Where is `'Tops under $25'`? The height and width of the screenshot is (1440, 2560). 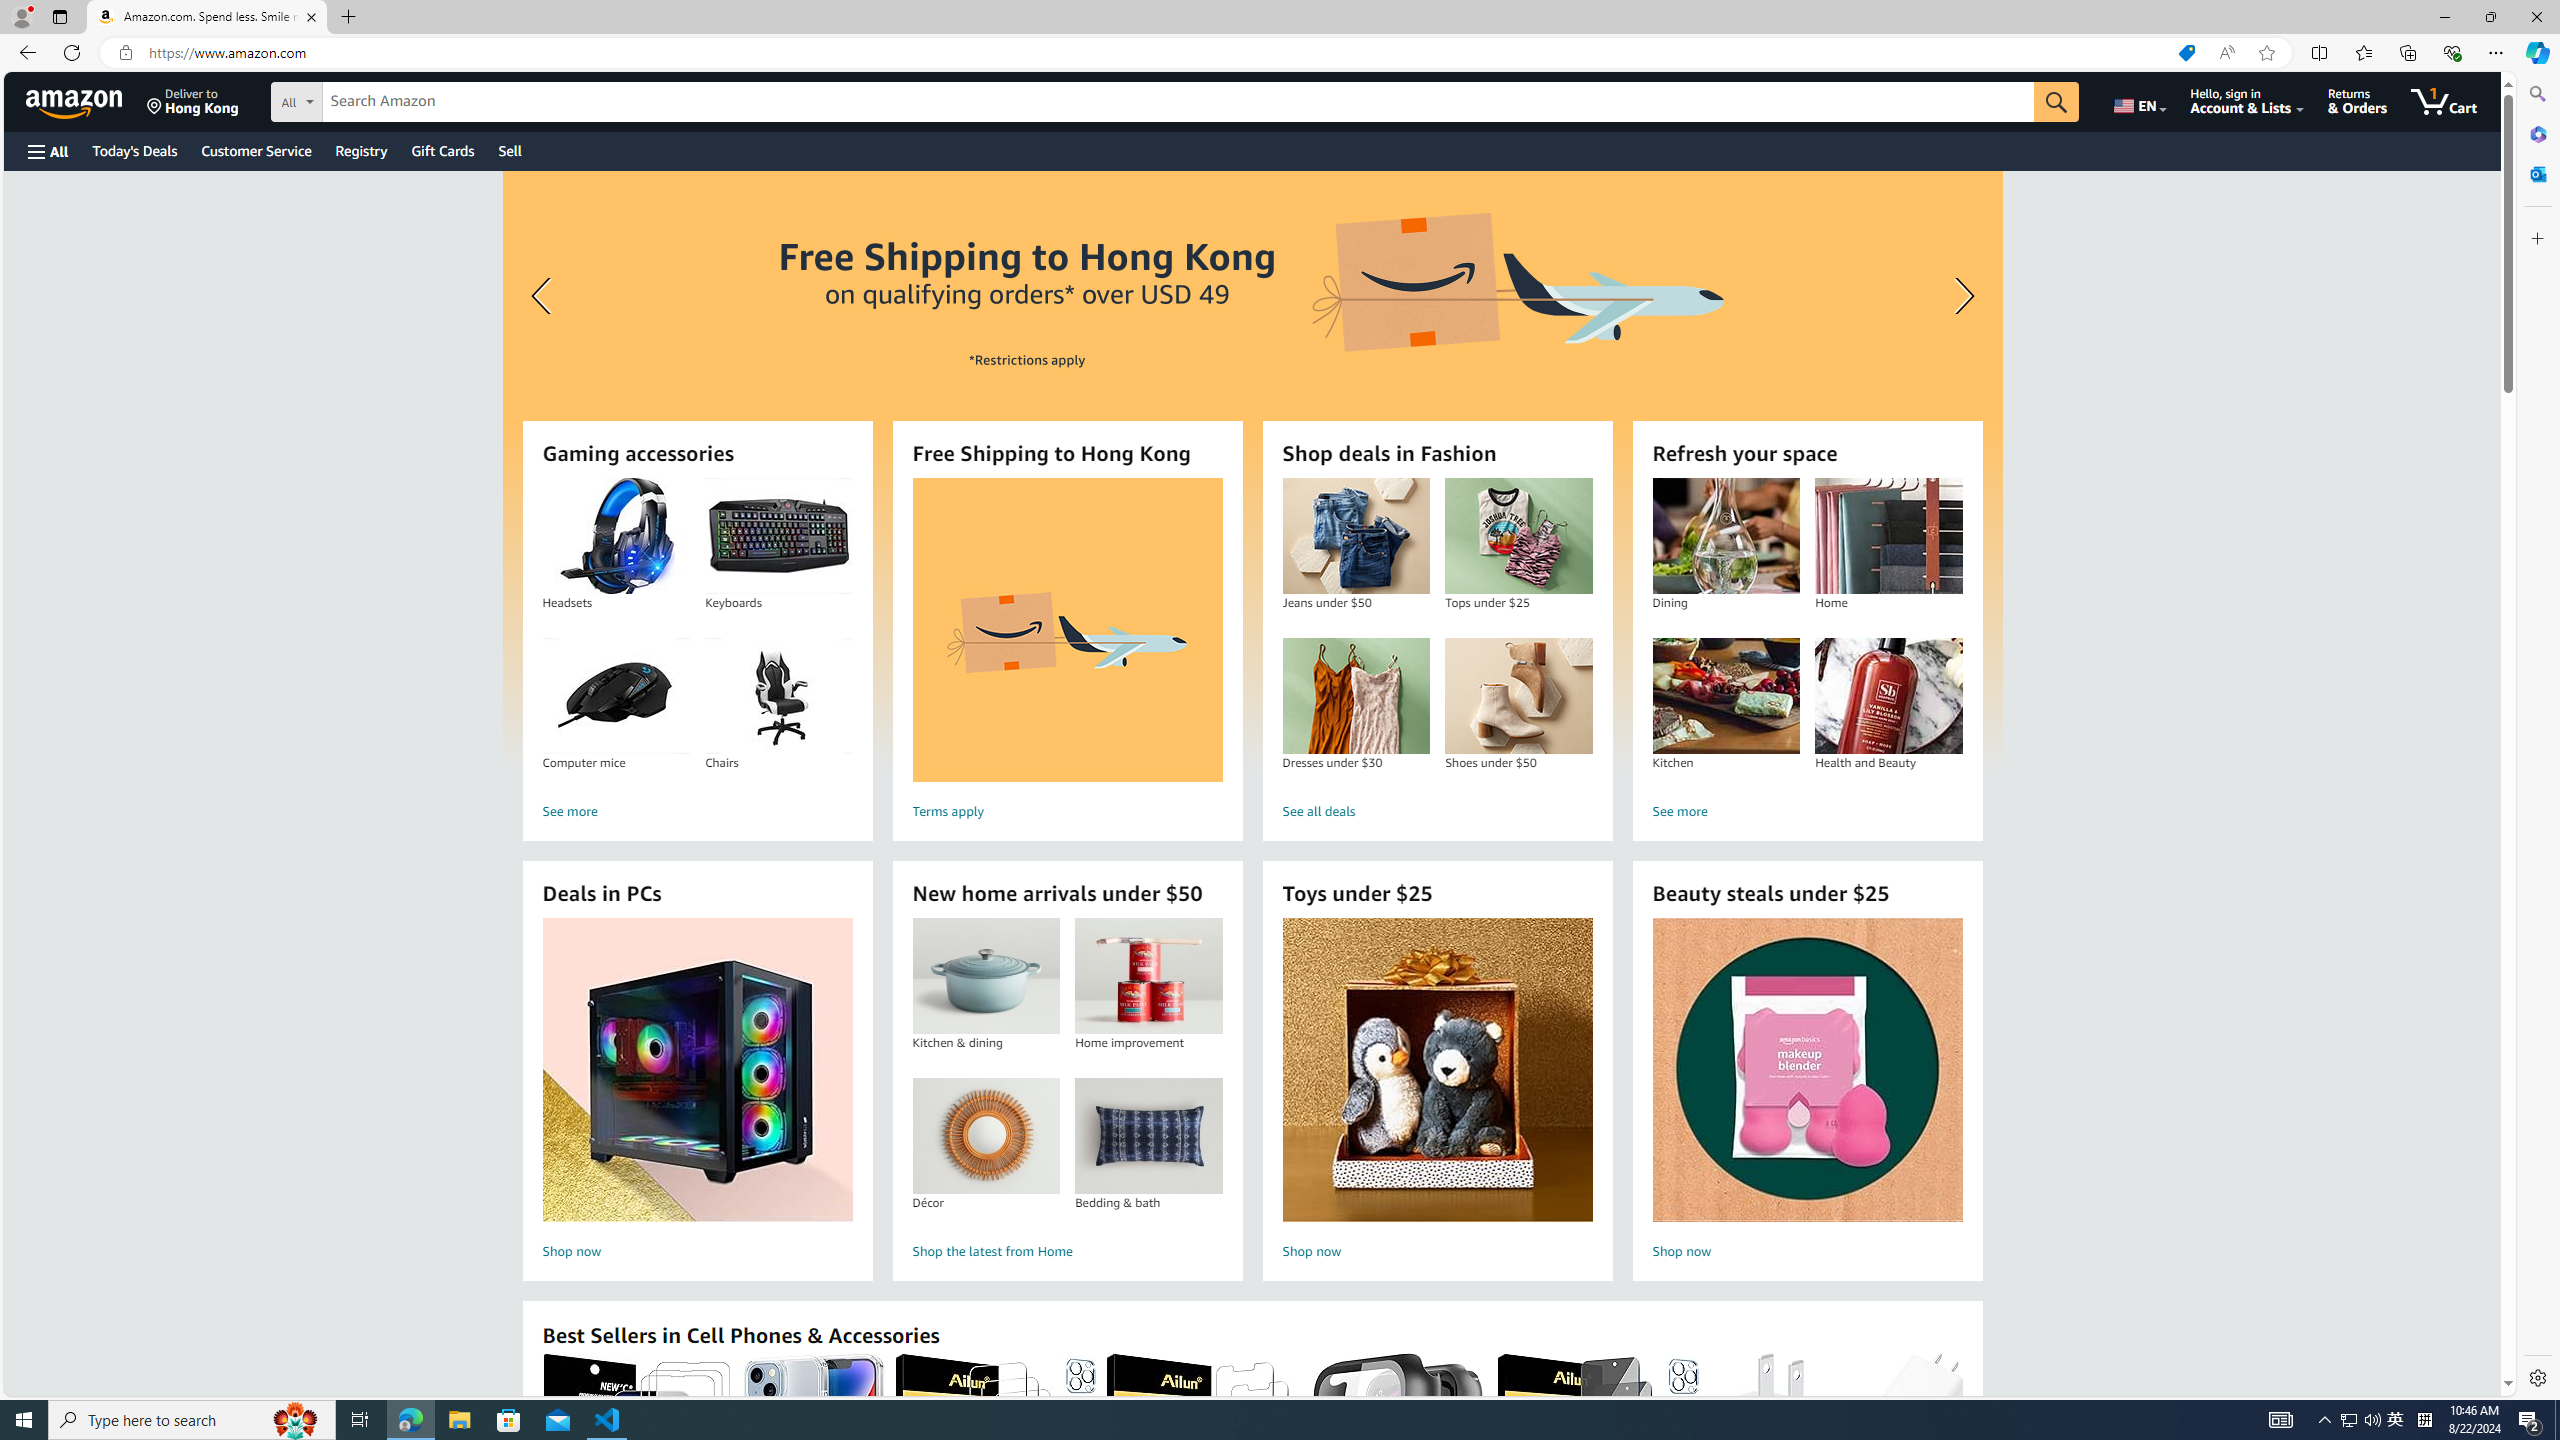 'Tops under $25' is located at coordinates (1519, 536).